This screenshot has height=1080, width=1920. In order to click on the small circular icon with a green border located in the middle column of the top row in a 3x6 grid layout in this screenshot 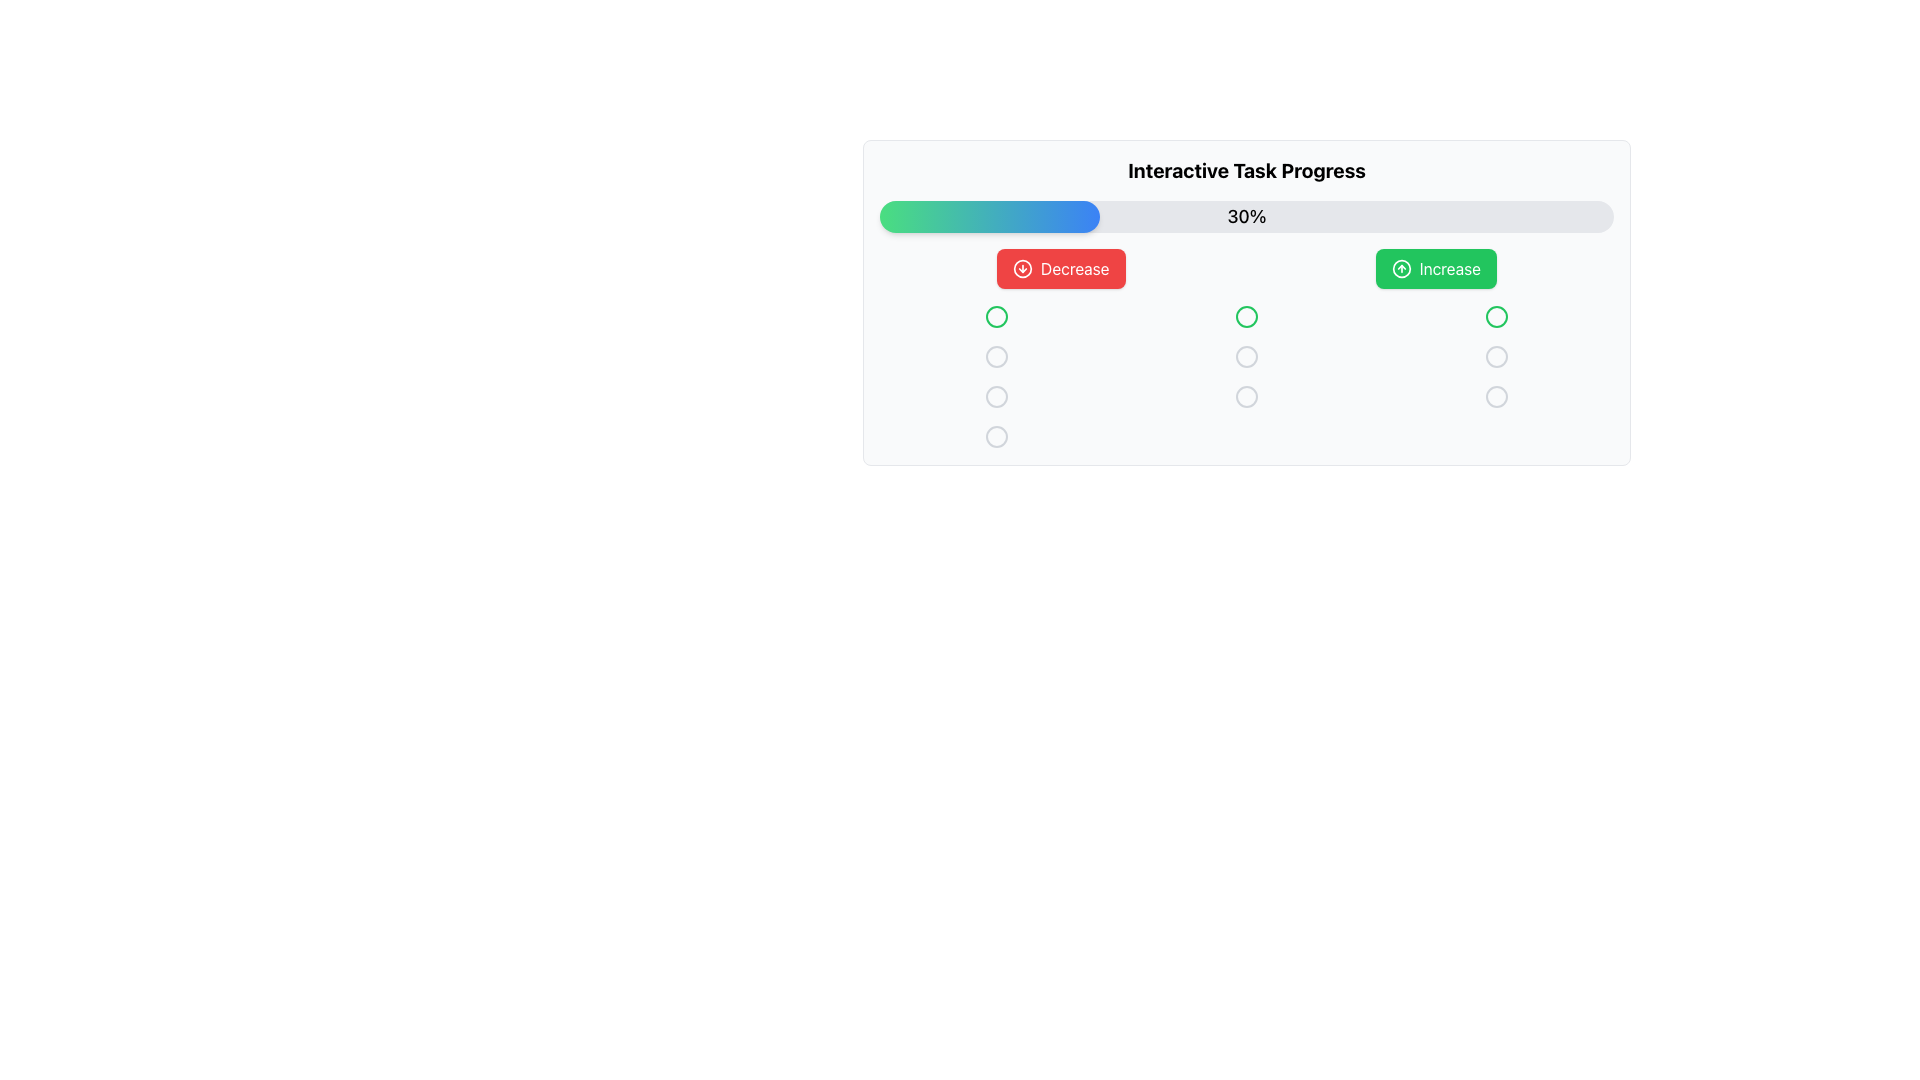, I will do `click(1246, 315)`.